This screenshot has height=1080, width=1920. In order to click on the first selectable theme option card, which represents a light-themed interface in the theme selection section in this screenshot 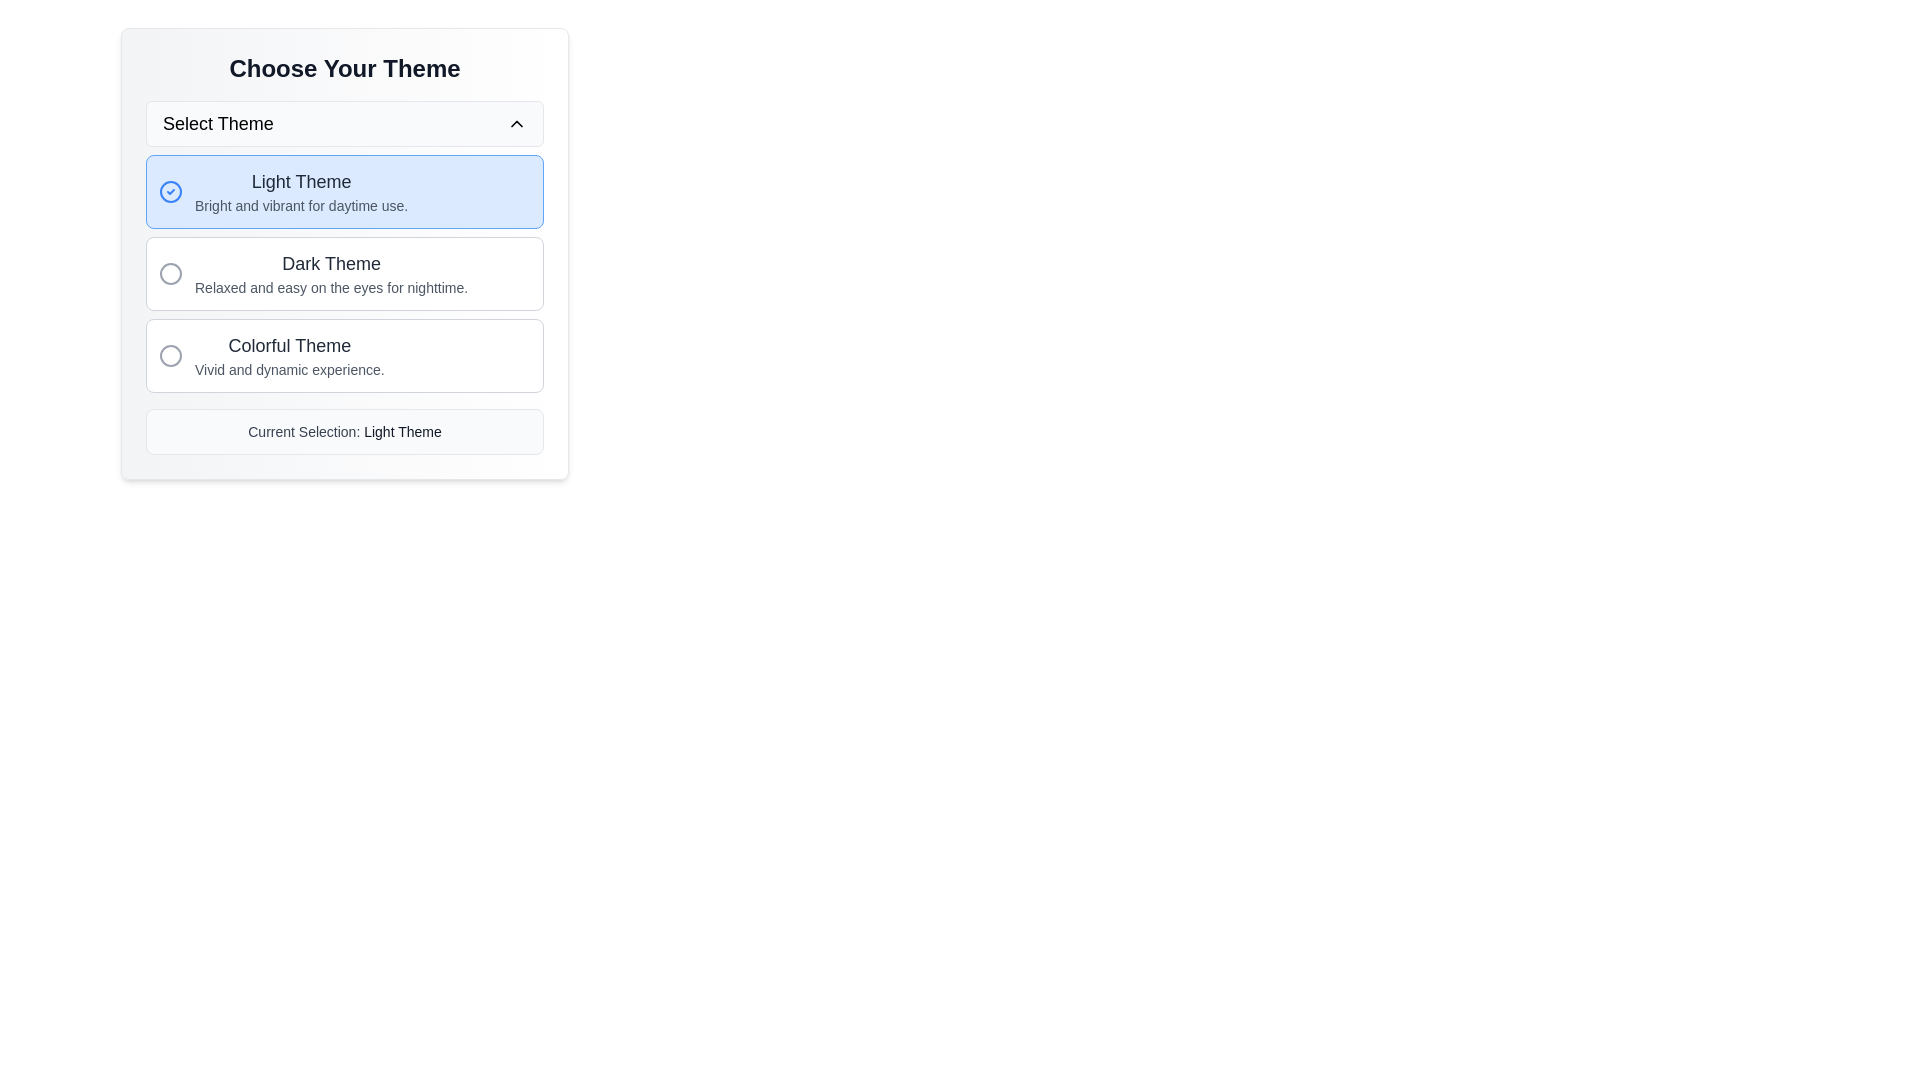, I will do `click(345, 192)`.